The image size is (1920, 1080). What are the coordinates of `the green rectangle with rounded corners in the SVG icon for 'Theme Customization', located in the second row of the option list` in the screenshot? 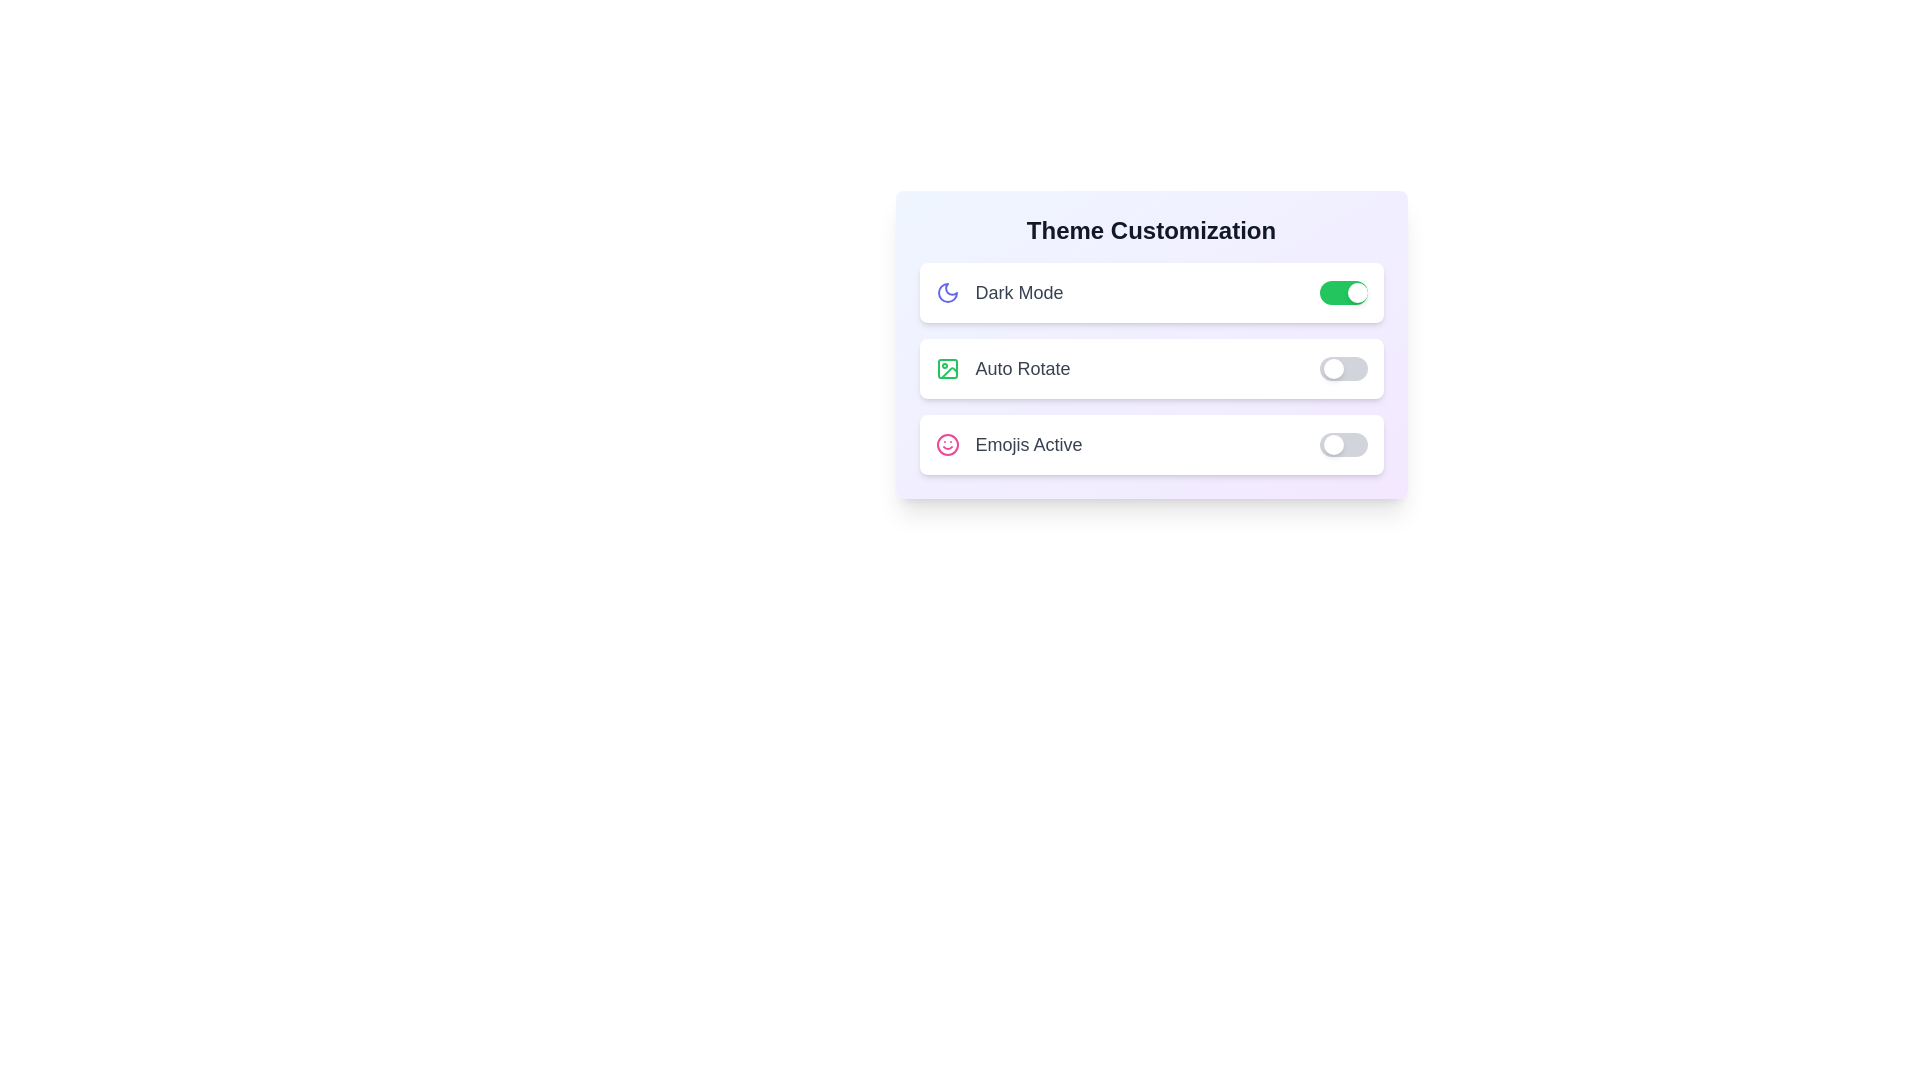 It's located at (946, 369).